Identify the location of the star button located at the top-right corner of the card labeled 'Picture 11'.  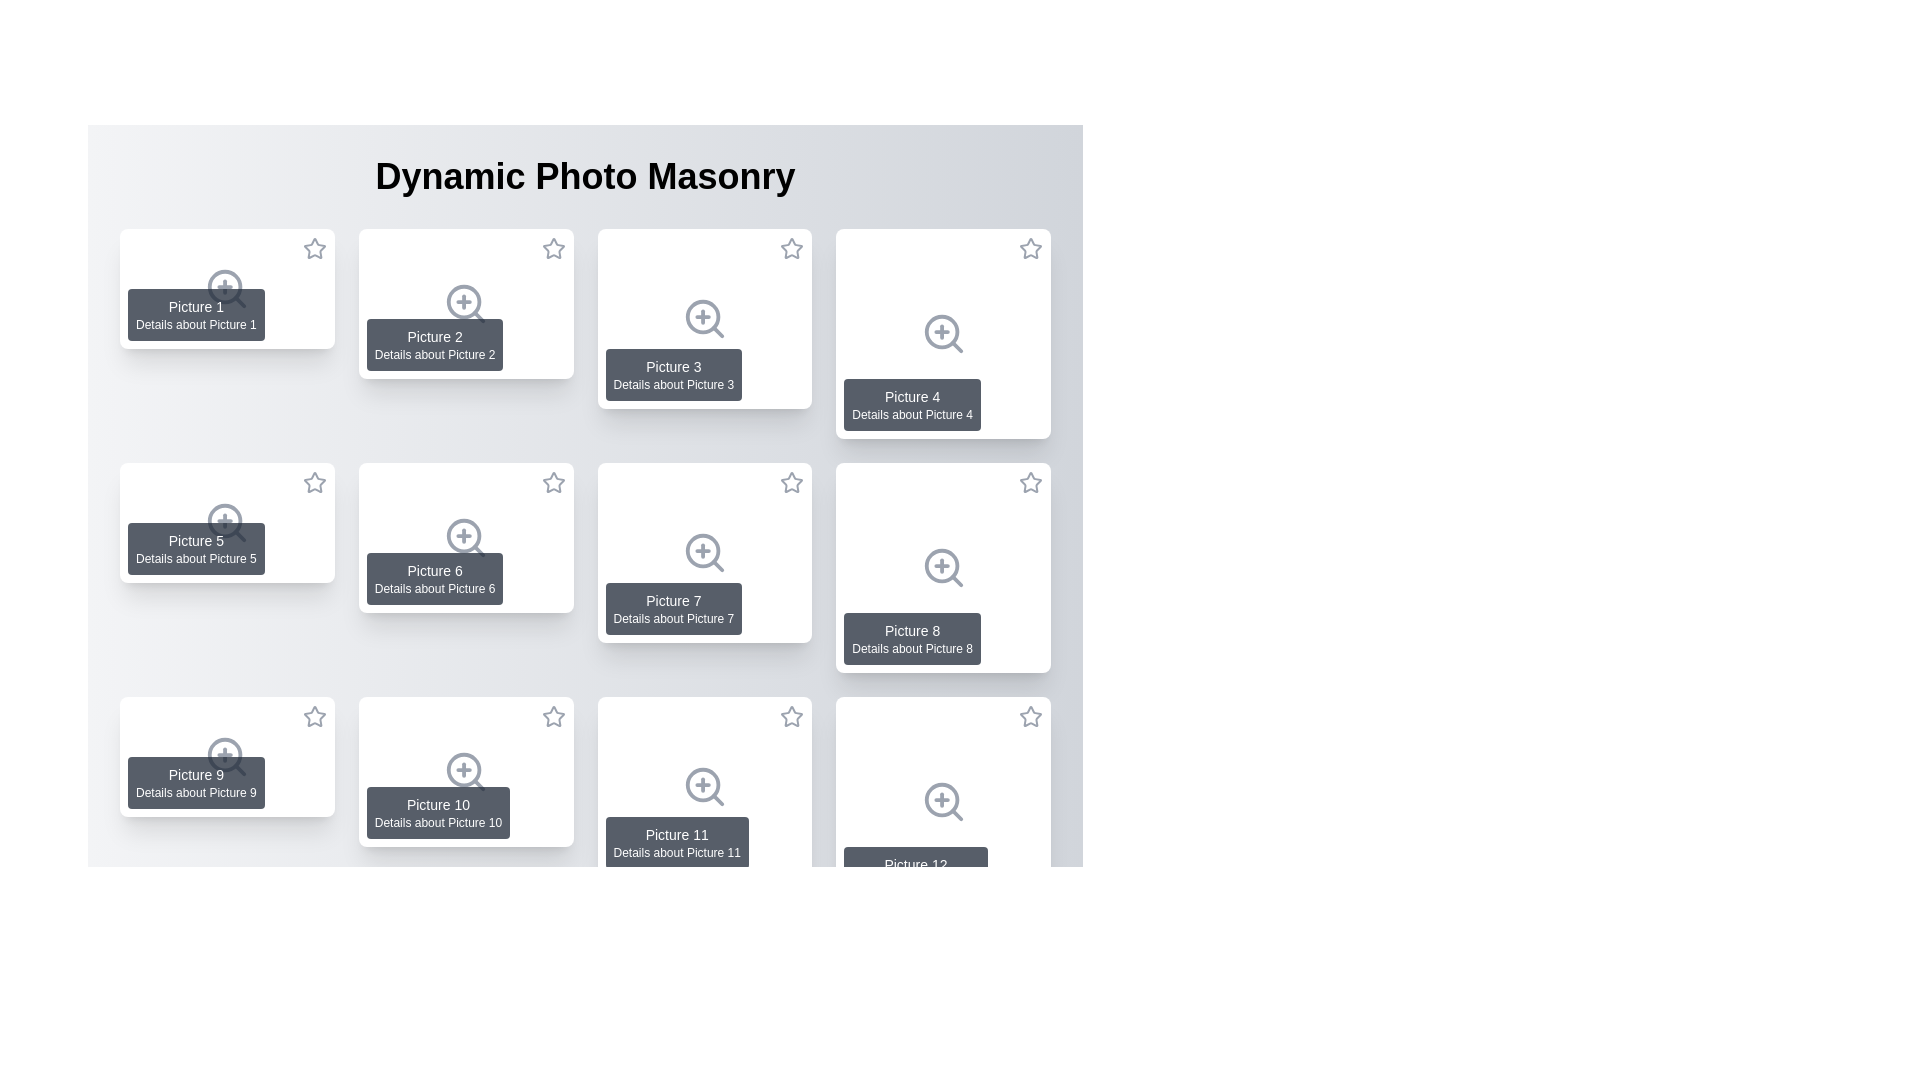
(791, 716).